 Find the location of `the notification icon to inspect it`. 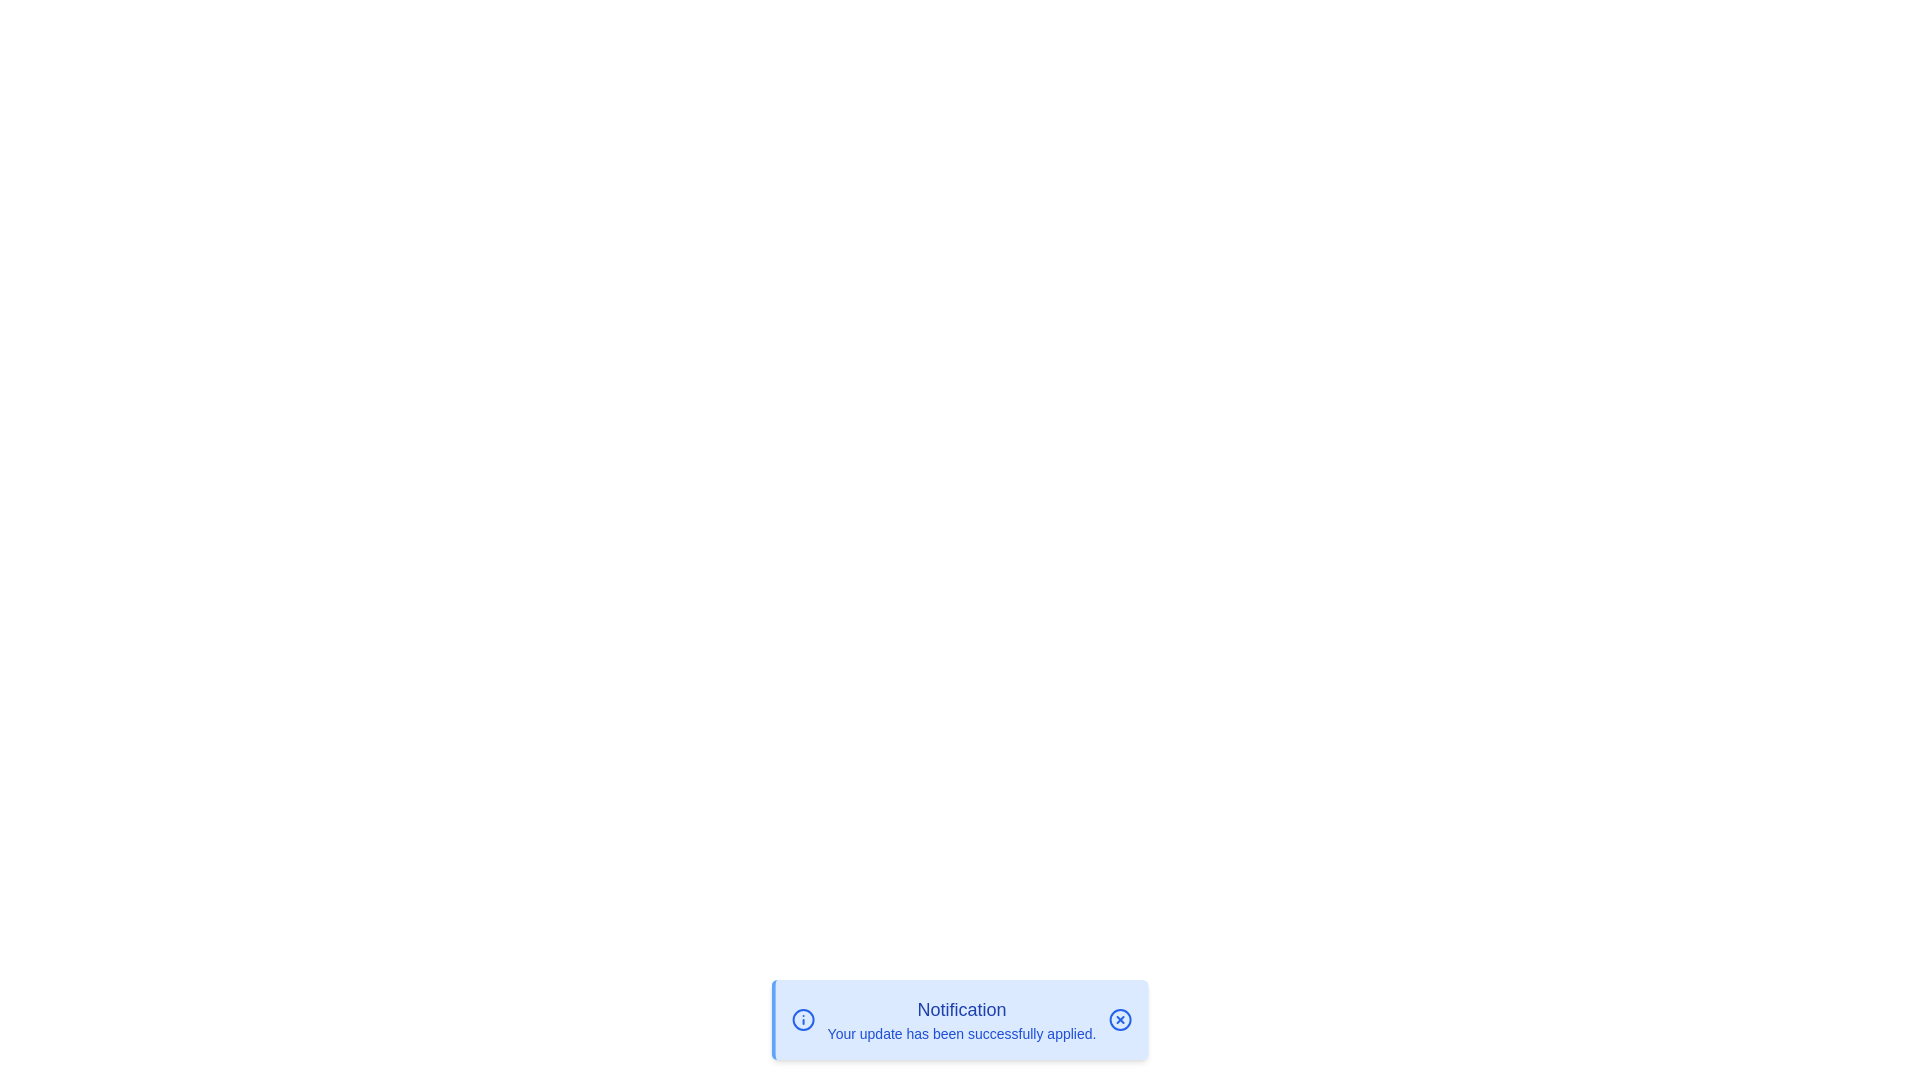

the notification icon to inspect it is located at coordinates (802, 1019).